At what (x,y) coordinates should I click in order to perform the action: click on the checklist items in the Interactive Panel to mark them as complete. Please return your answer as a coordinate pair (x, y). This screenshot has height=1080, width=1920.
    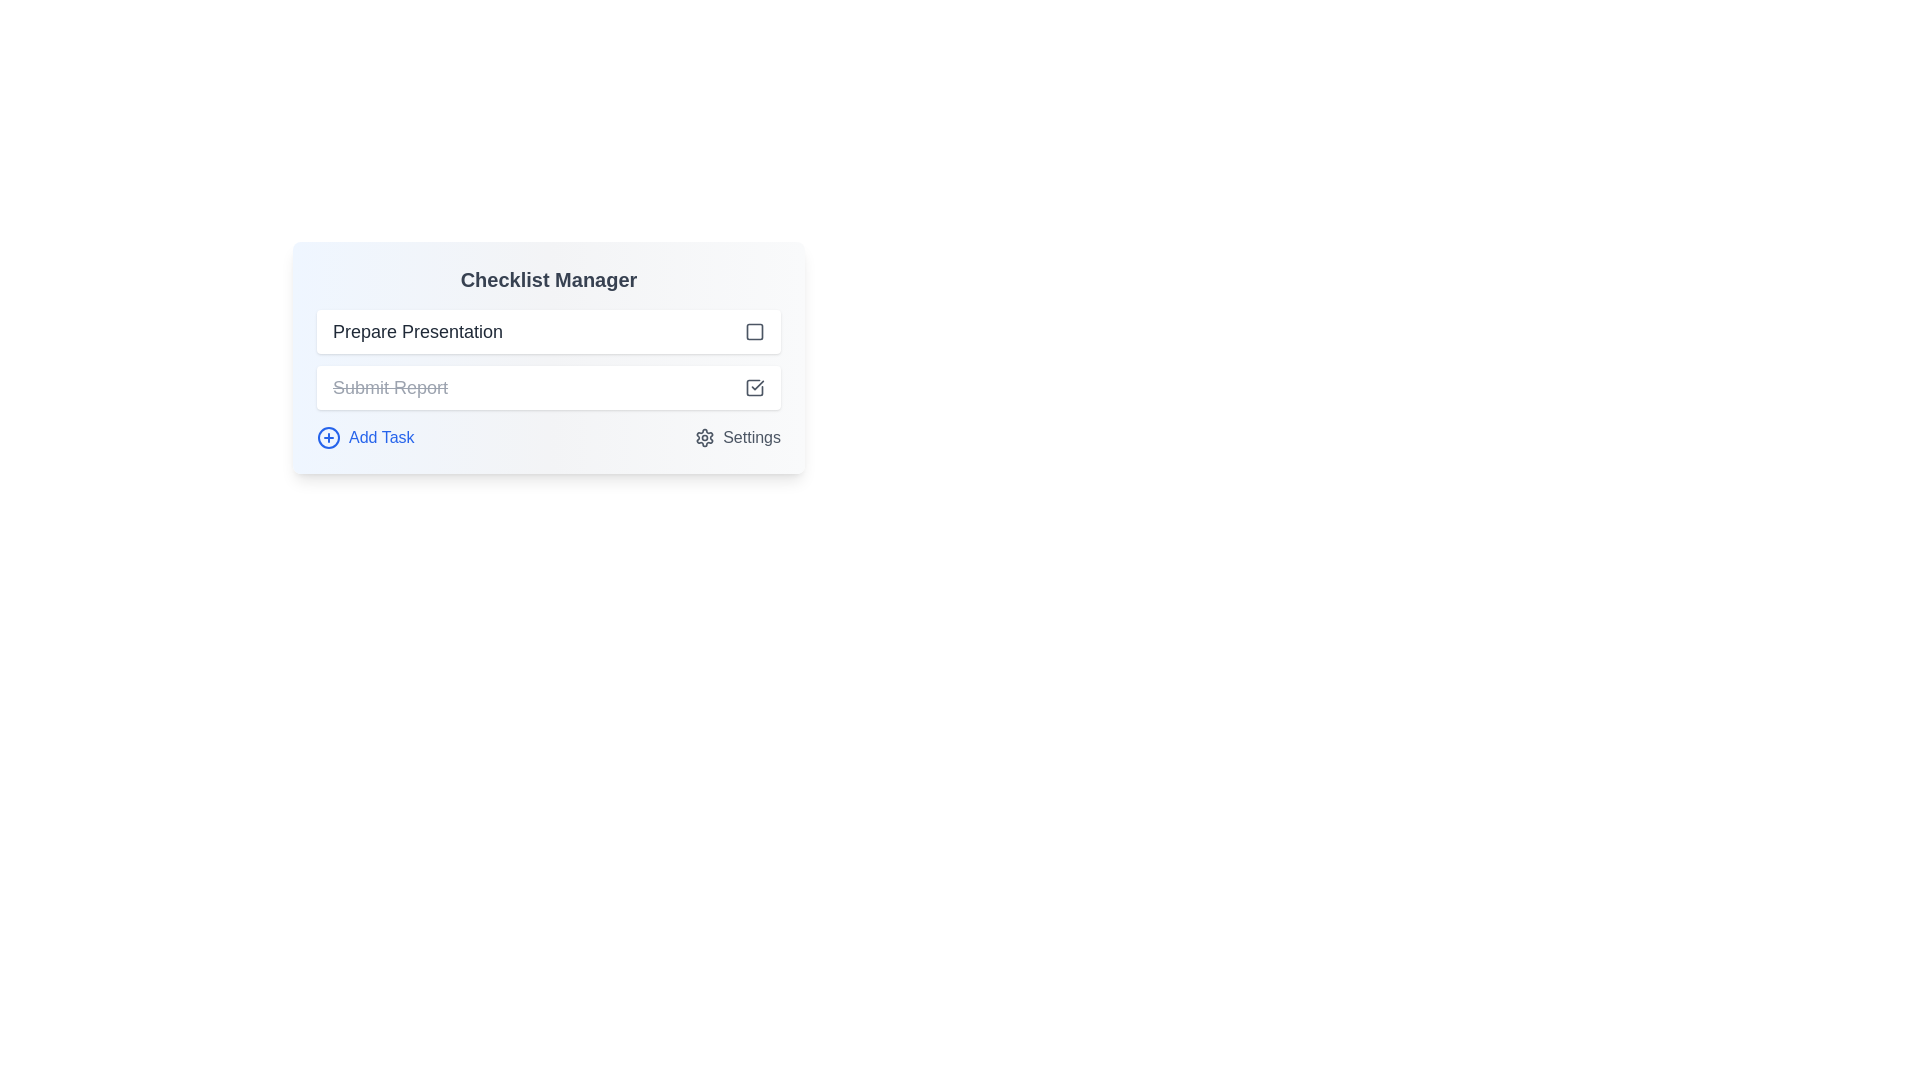
    Looking at the image, I should click on (548, 357).